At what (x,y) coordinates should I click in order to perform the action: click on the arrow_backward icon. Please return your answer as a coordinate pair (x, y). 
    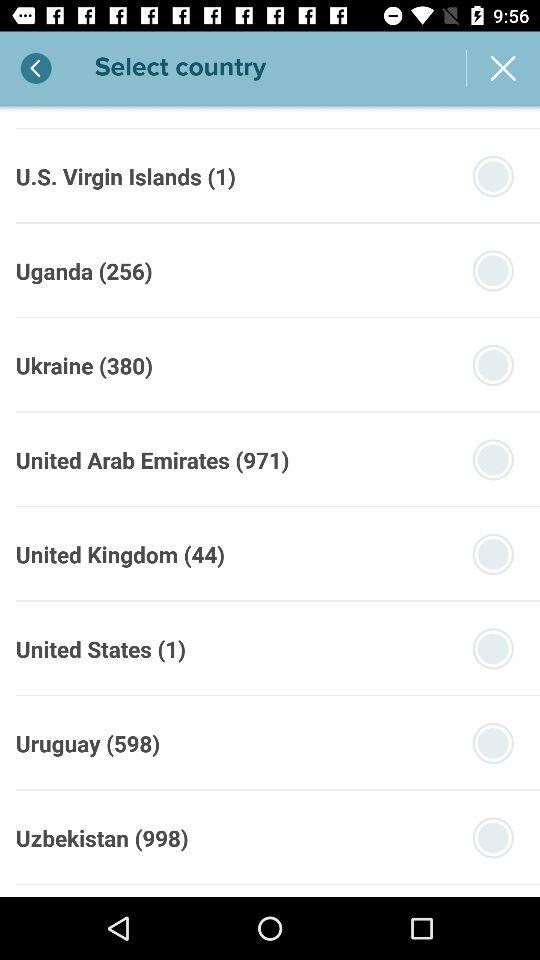
    Looking at the image, I should click on (37, 68).